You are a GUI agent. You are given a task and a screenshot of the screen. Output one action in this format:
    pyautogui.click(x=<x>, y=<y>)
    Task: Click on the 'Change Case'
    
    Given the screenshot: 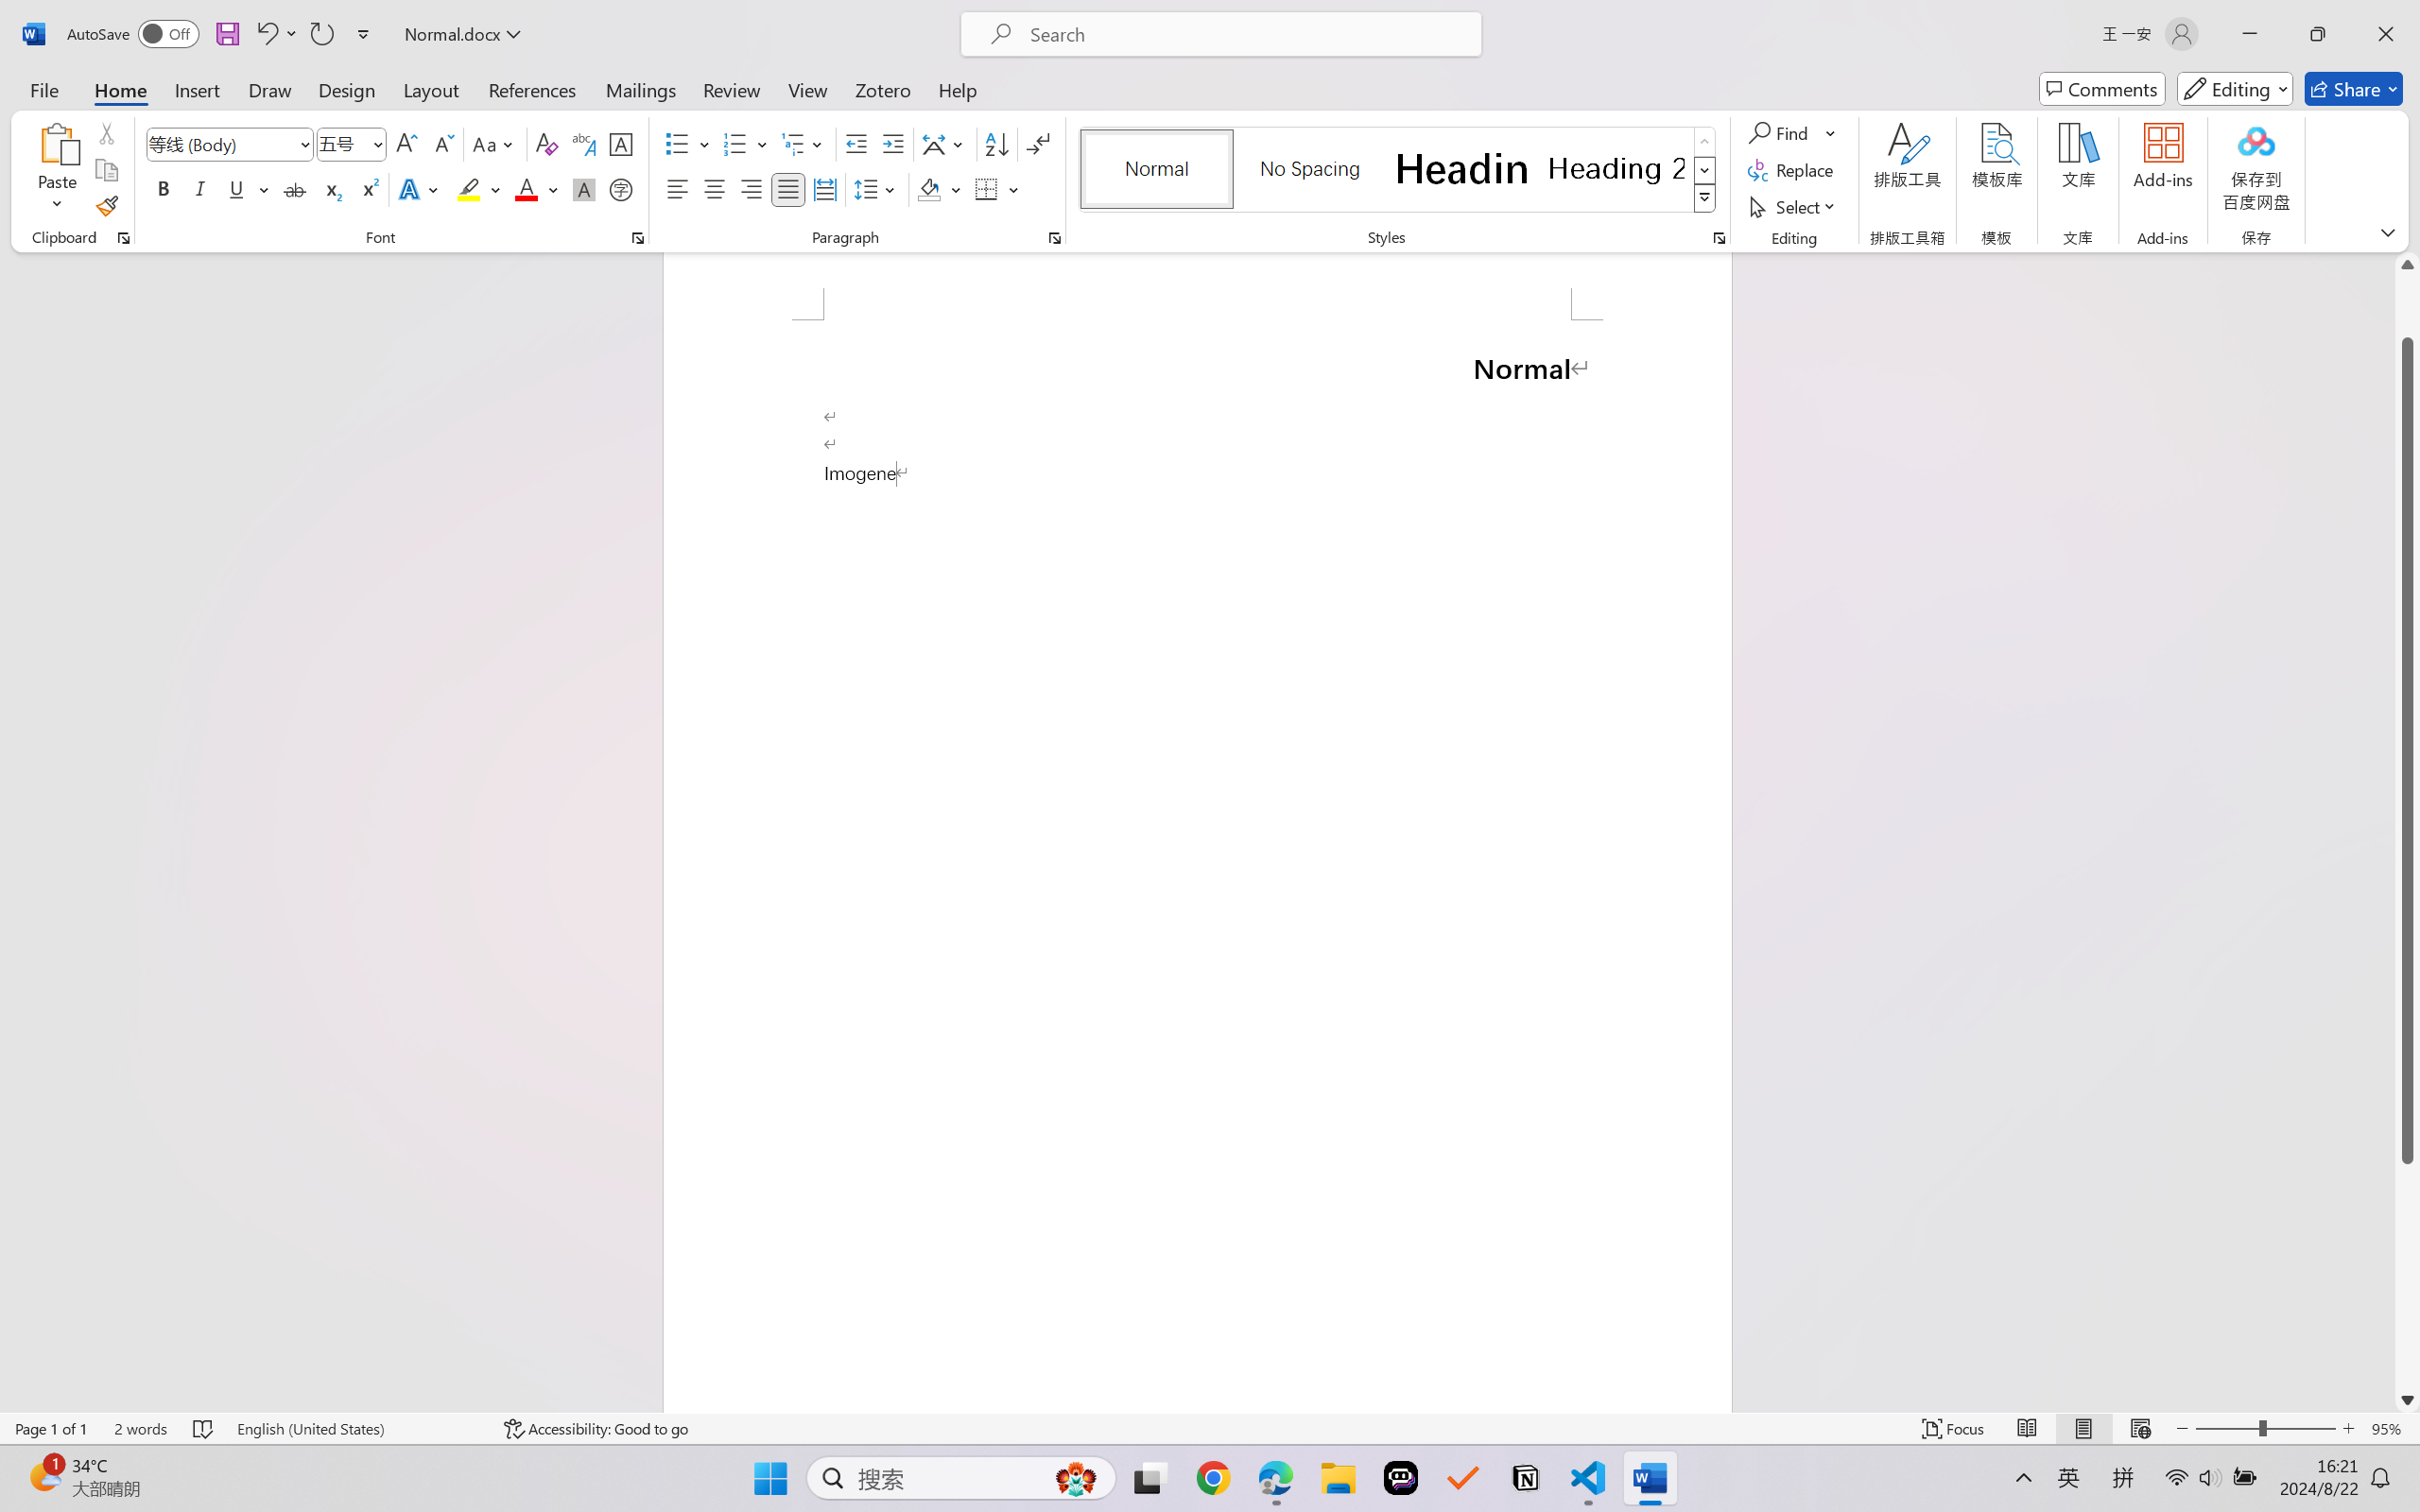 What is the action you would take?
    pyautogui.click(x=493, y=144)
    